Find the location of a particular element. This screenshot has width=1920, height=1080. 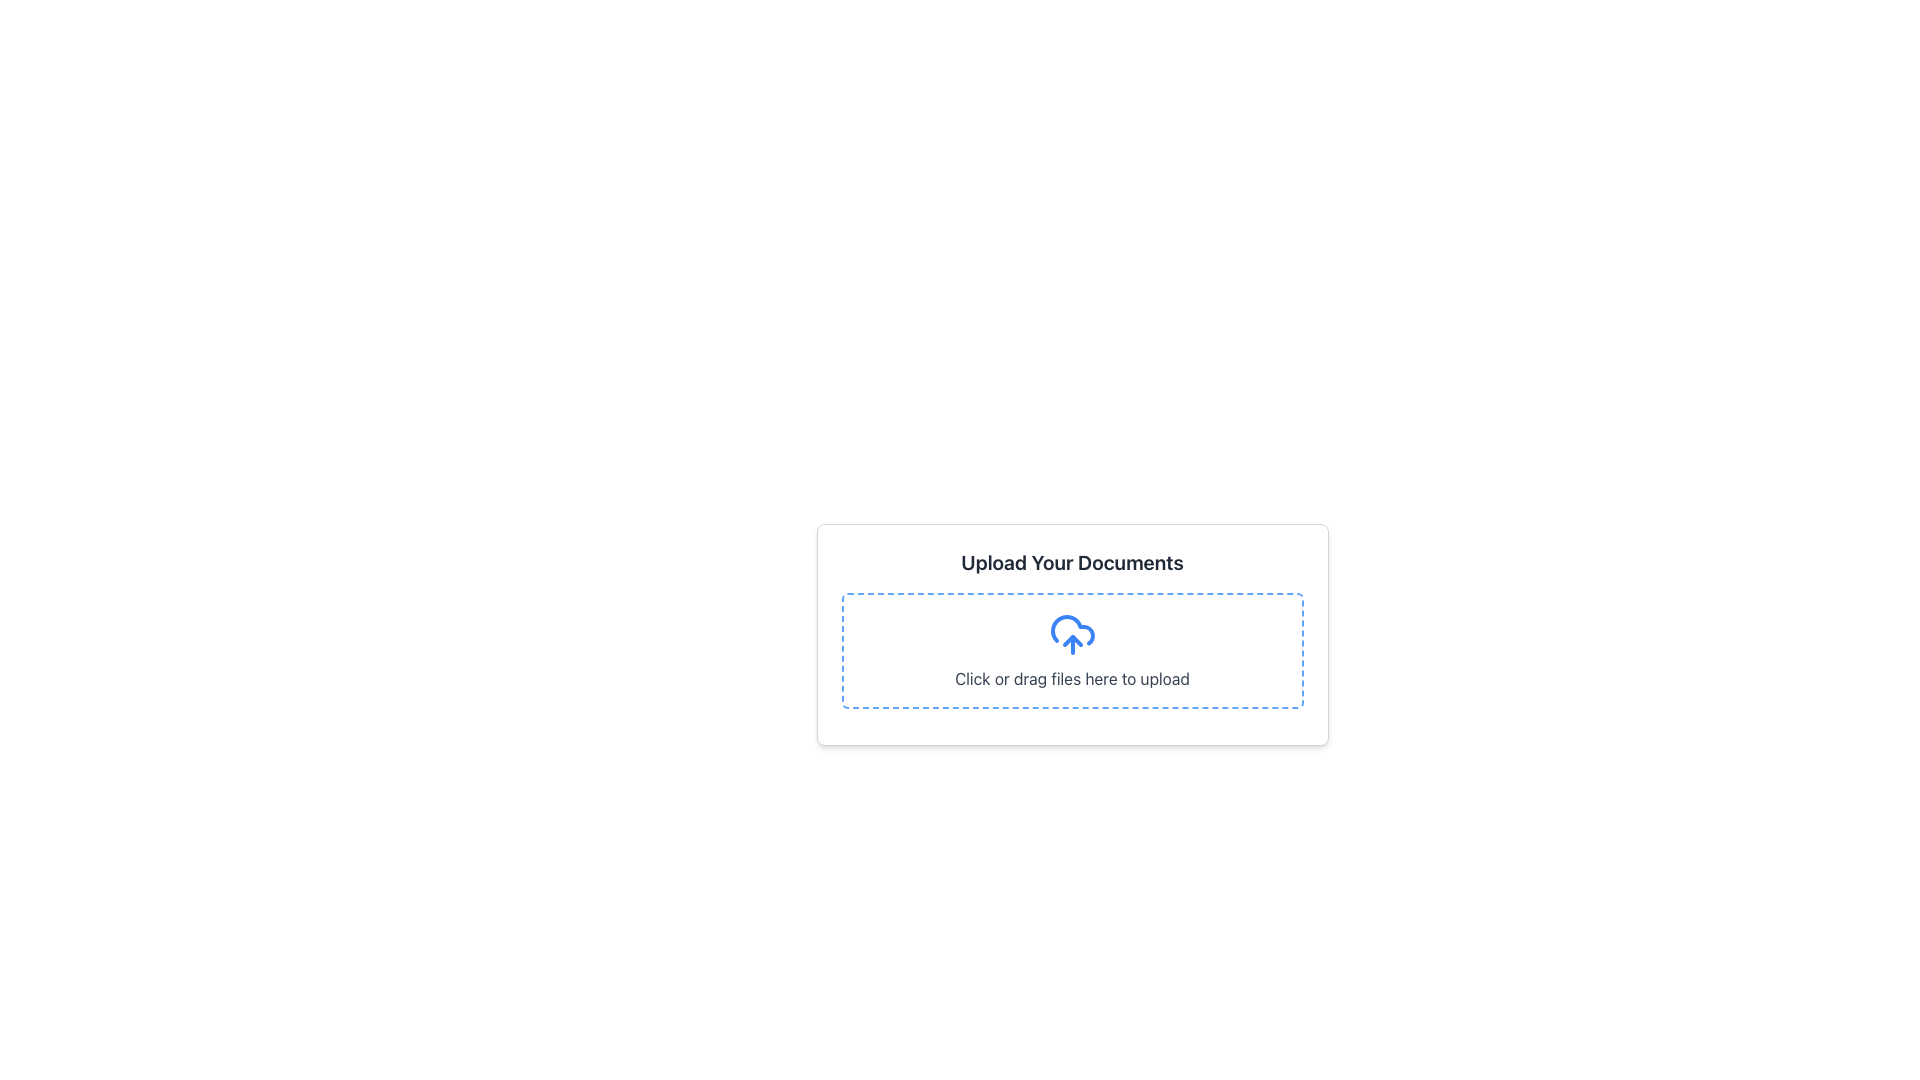

the Dropzone element with dashed blue borders and a cloud upload icon, which is used for file uploads, to provide visual feedback is located at coordinates (1071, 656).